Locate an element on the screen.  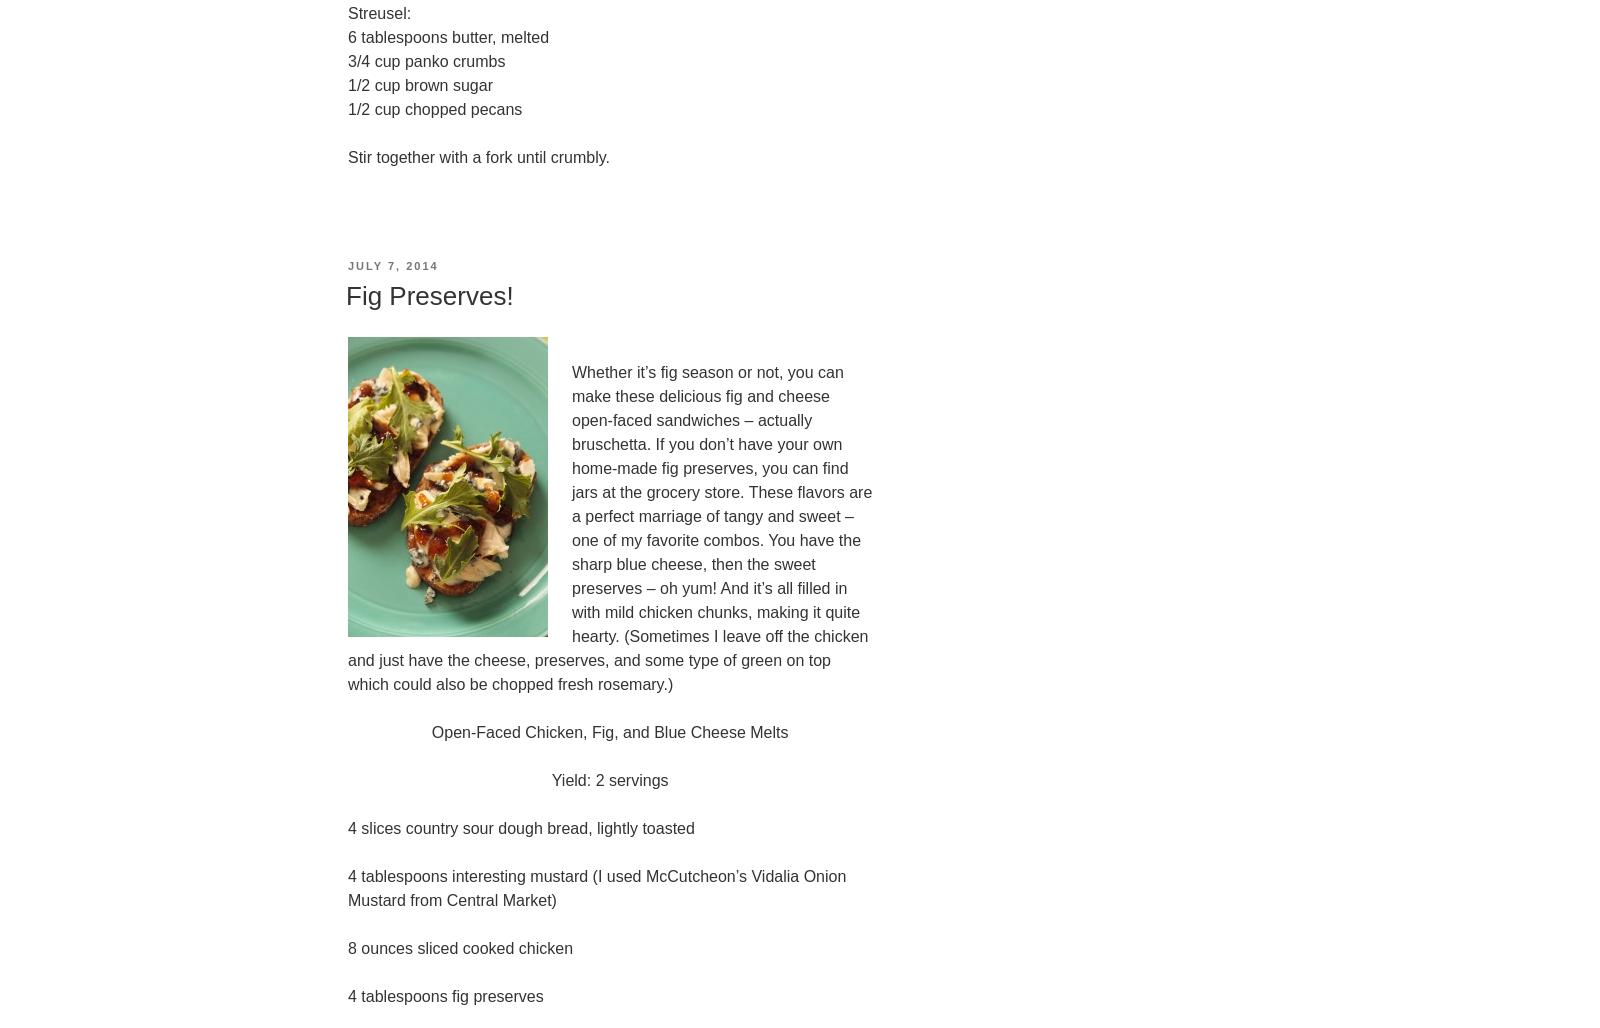
'1/2 cup chopped pecans' is located at coordinates (434, 108).